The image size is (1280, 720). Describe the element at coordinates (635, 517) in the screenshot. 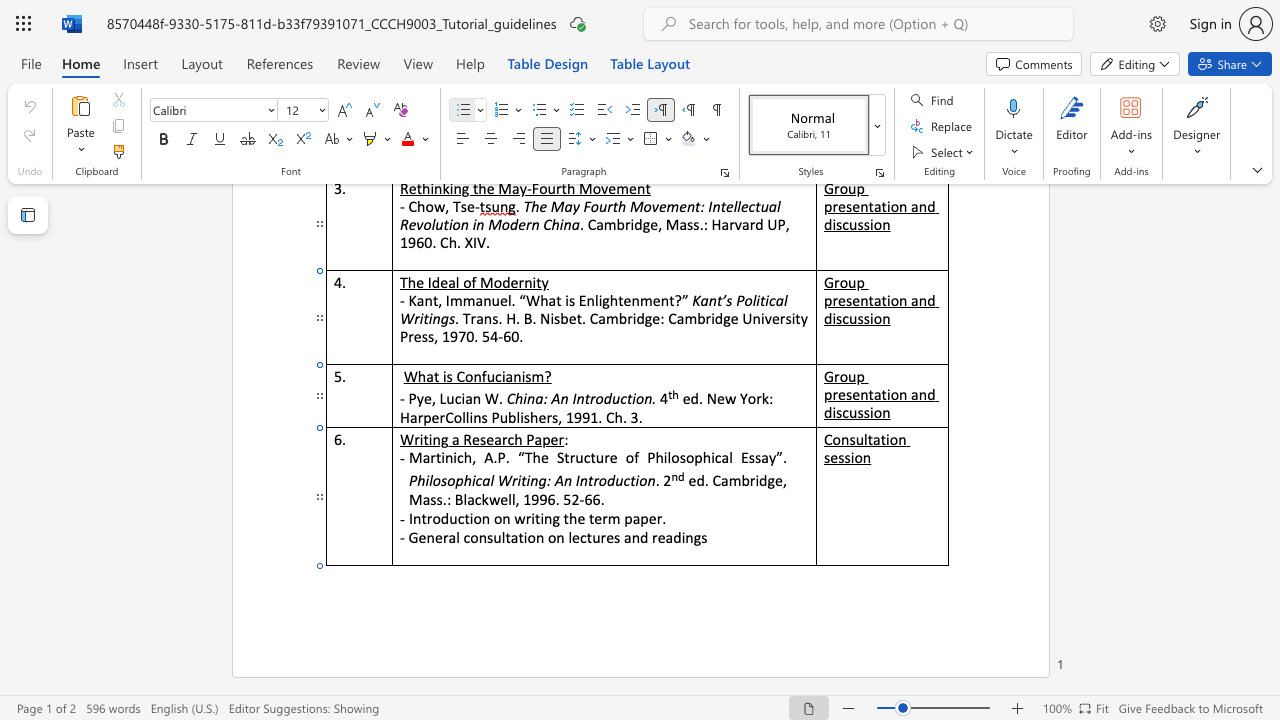

I see `the 1th character "a" in the text` at that location.